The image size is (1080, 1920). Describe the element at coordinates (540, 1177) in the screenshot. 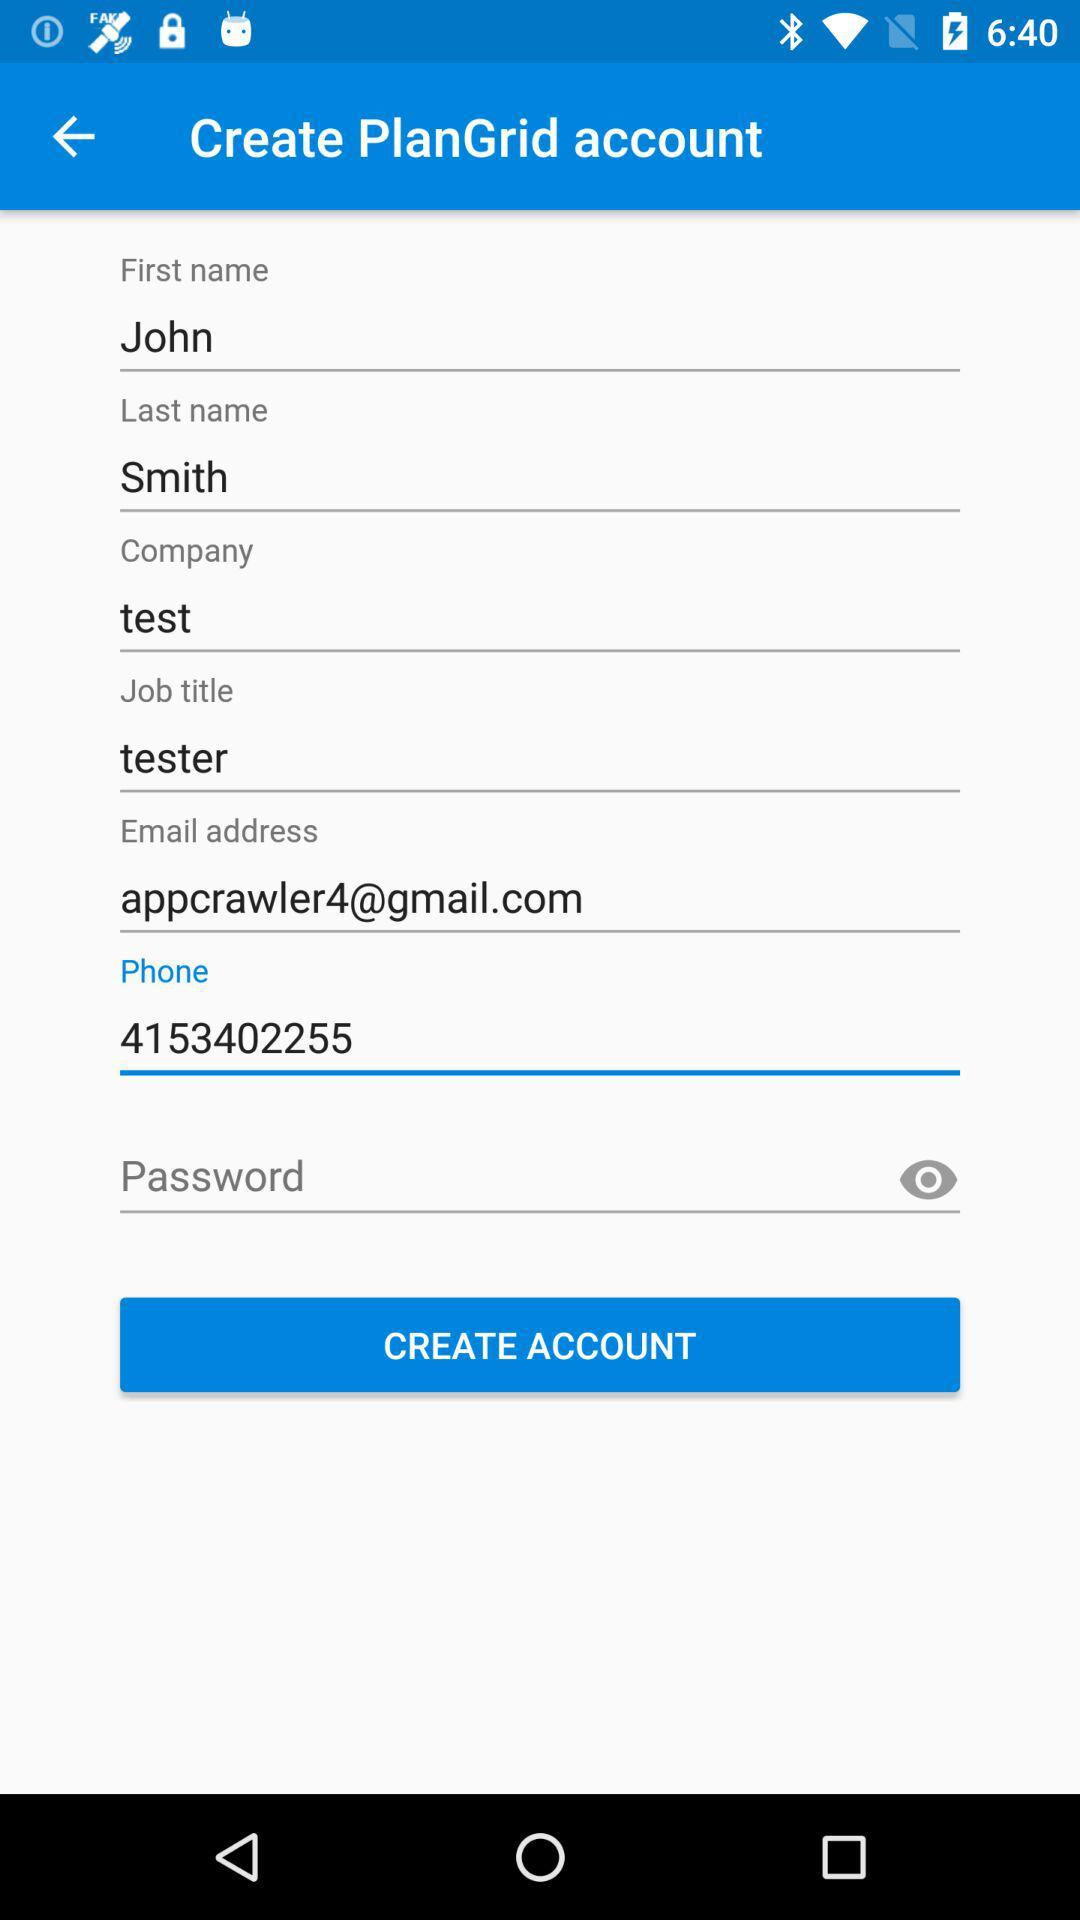

I see `your password` at that location.